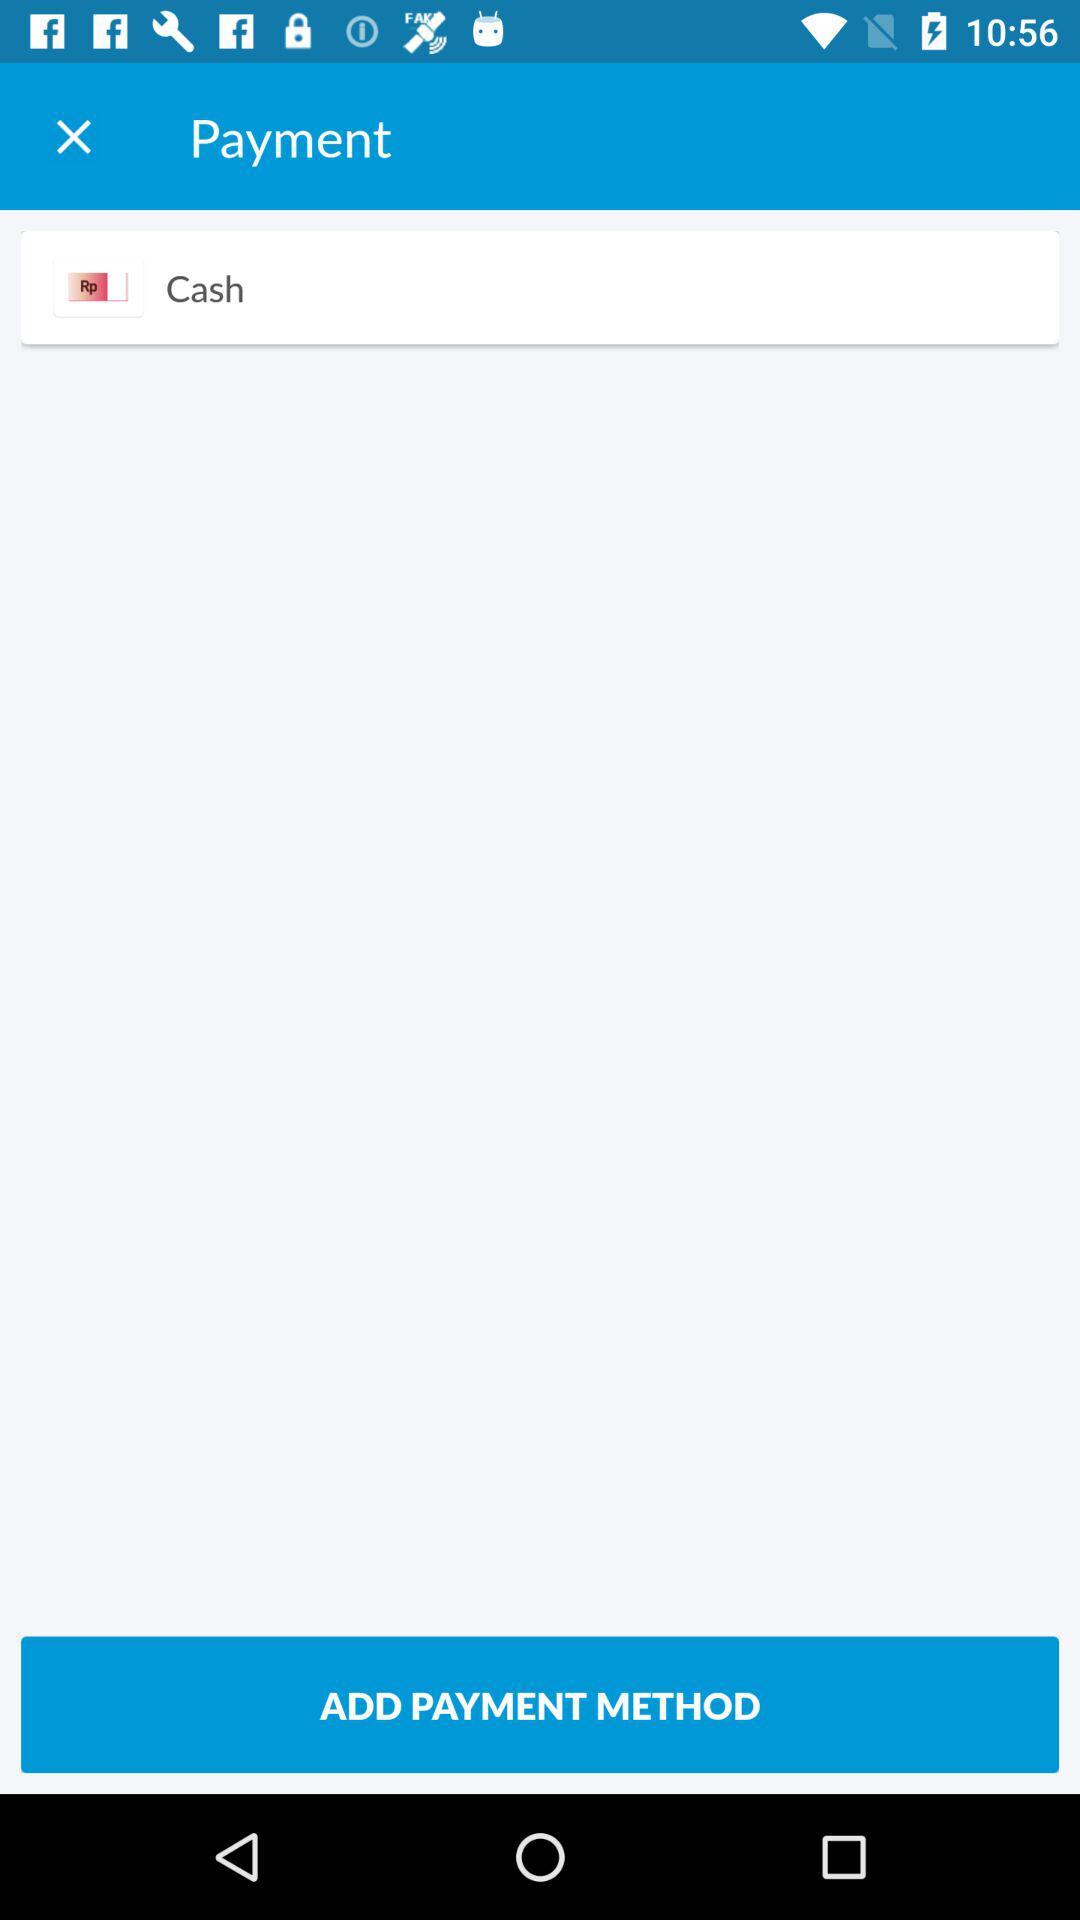 This screenshot has width=1080, height=1920. I want to click on exit, so click(72, 135).